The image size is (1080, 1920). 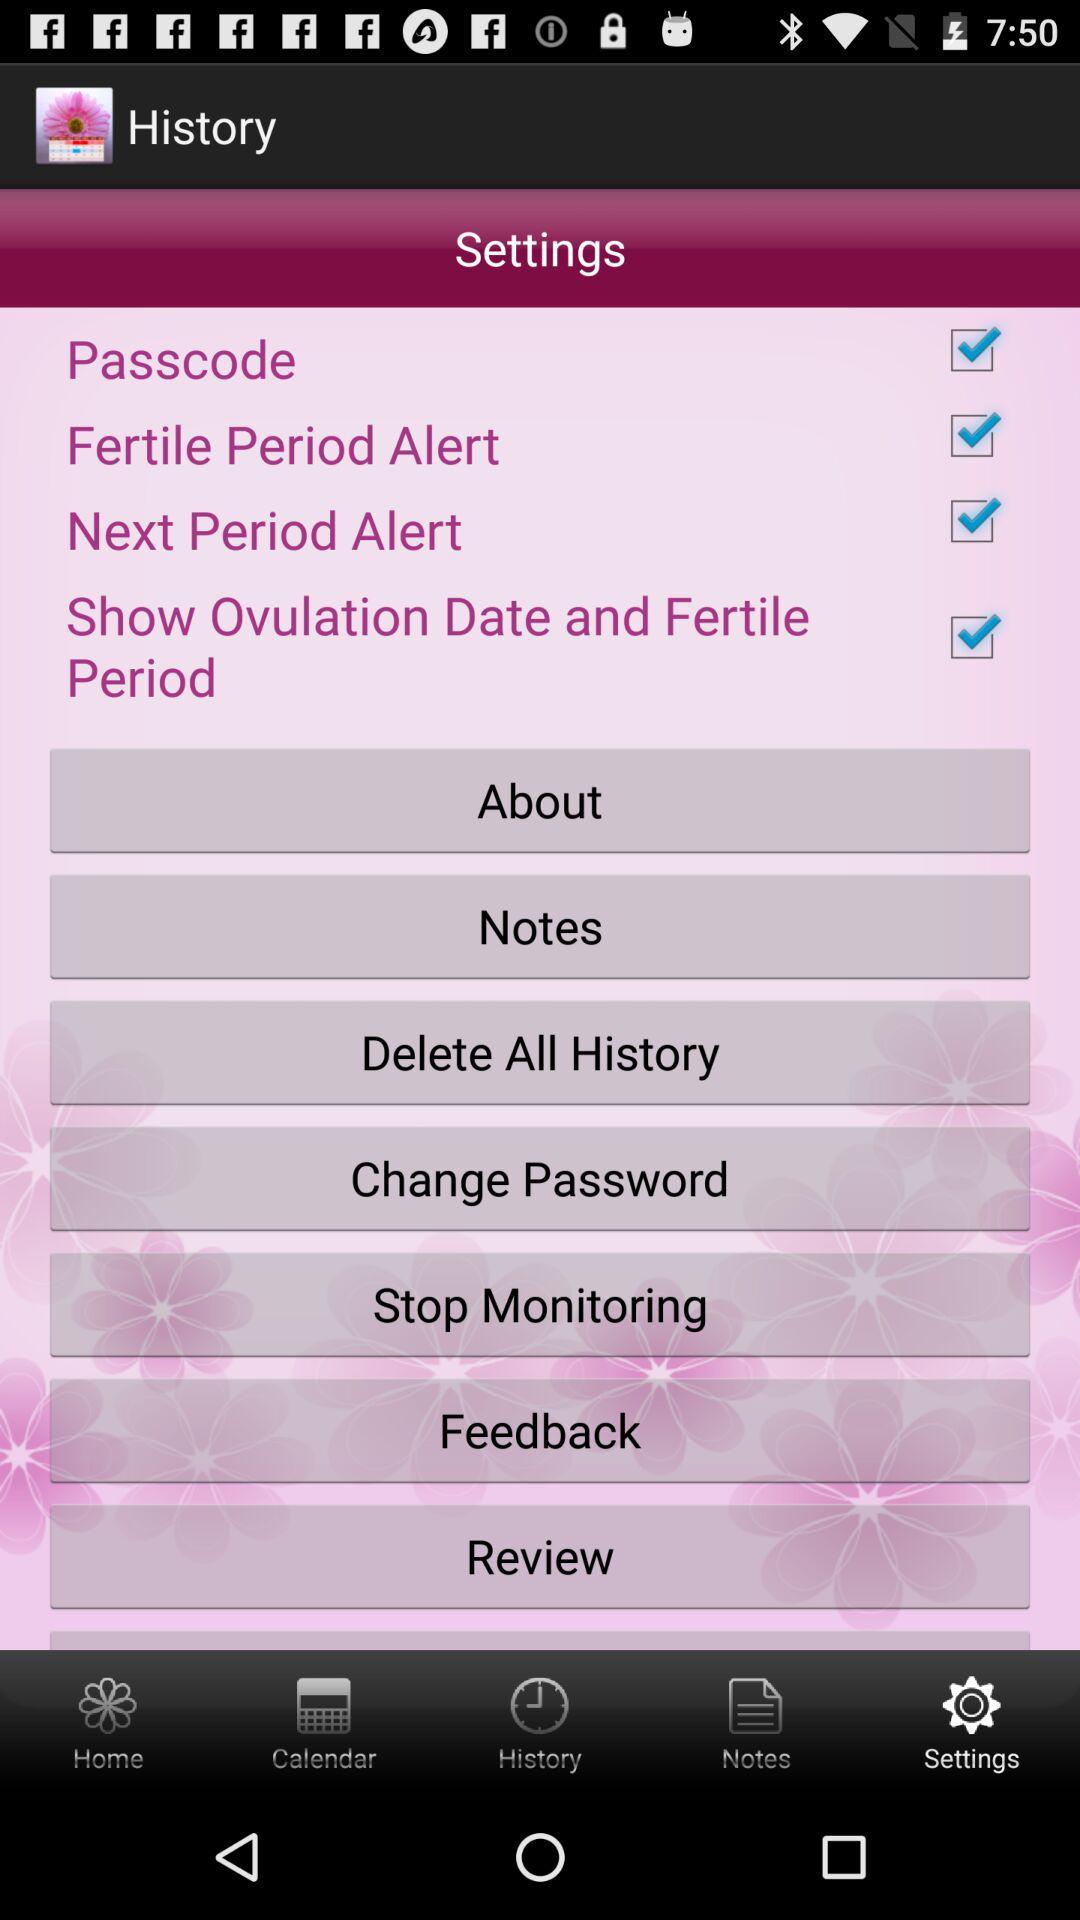 I want to click on icon below the notes button, so click(x=540, y=1051).